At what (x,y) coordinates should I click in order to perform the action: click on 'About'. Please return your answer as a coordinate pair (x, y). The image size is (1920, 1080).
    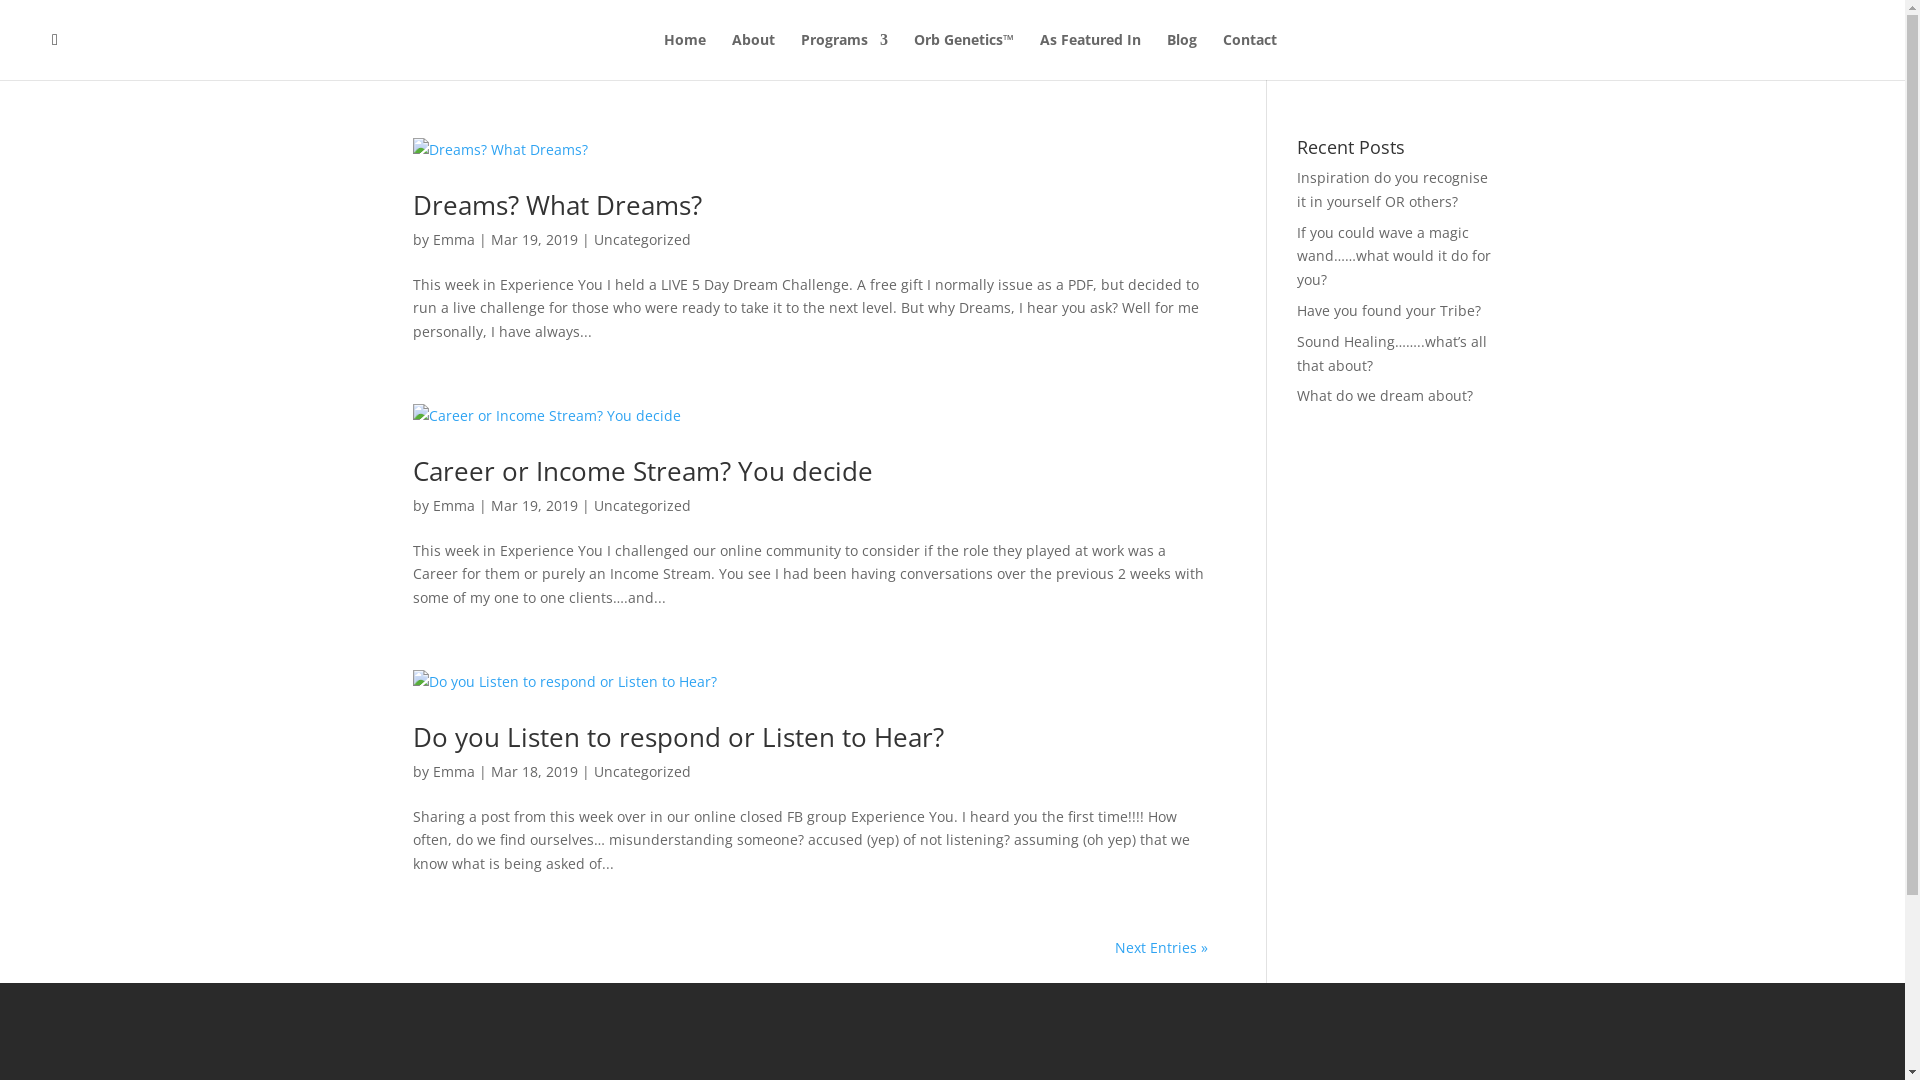
    Looking at the image, I should click on (752, 55).